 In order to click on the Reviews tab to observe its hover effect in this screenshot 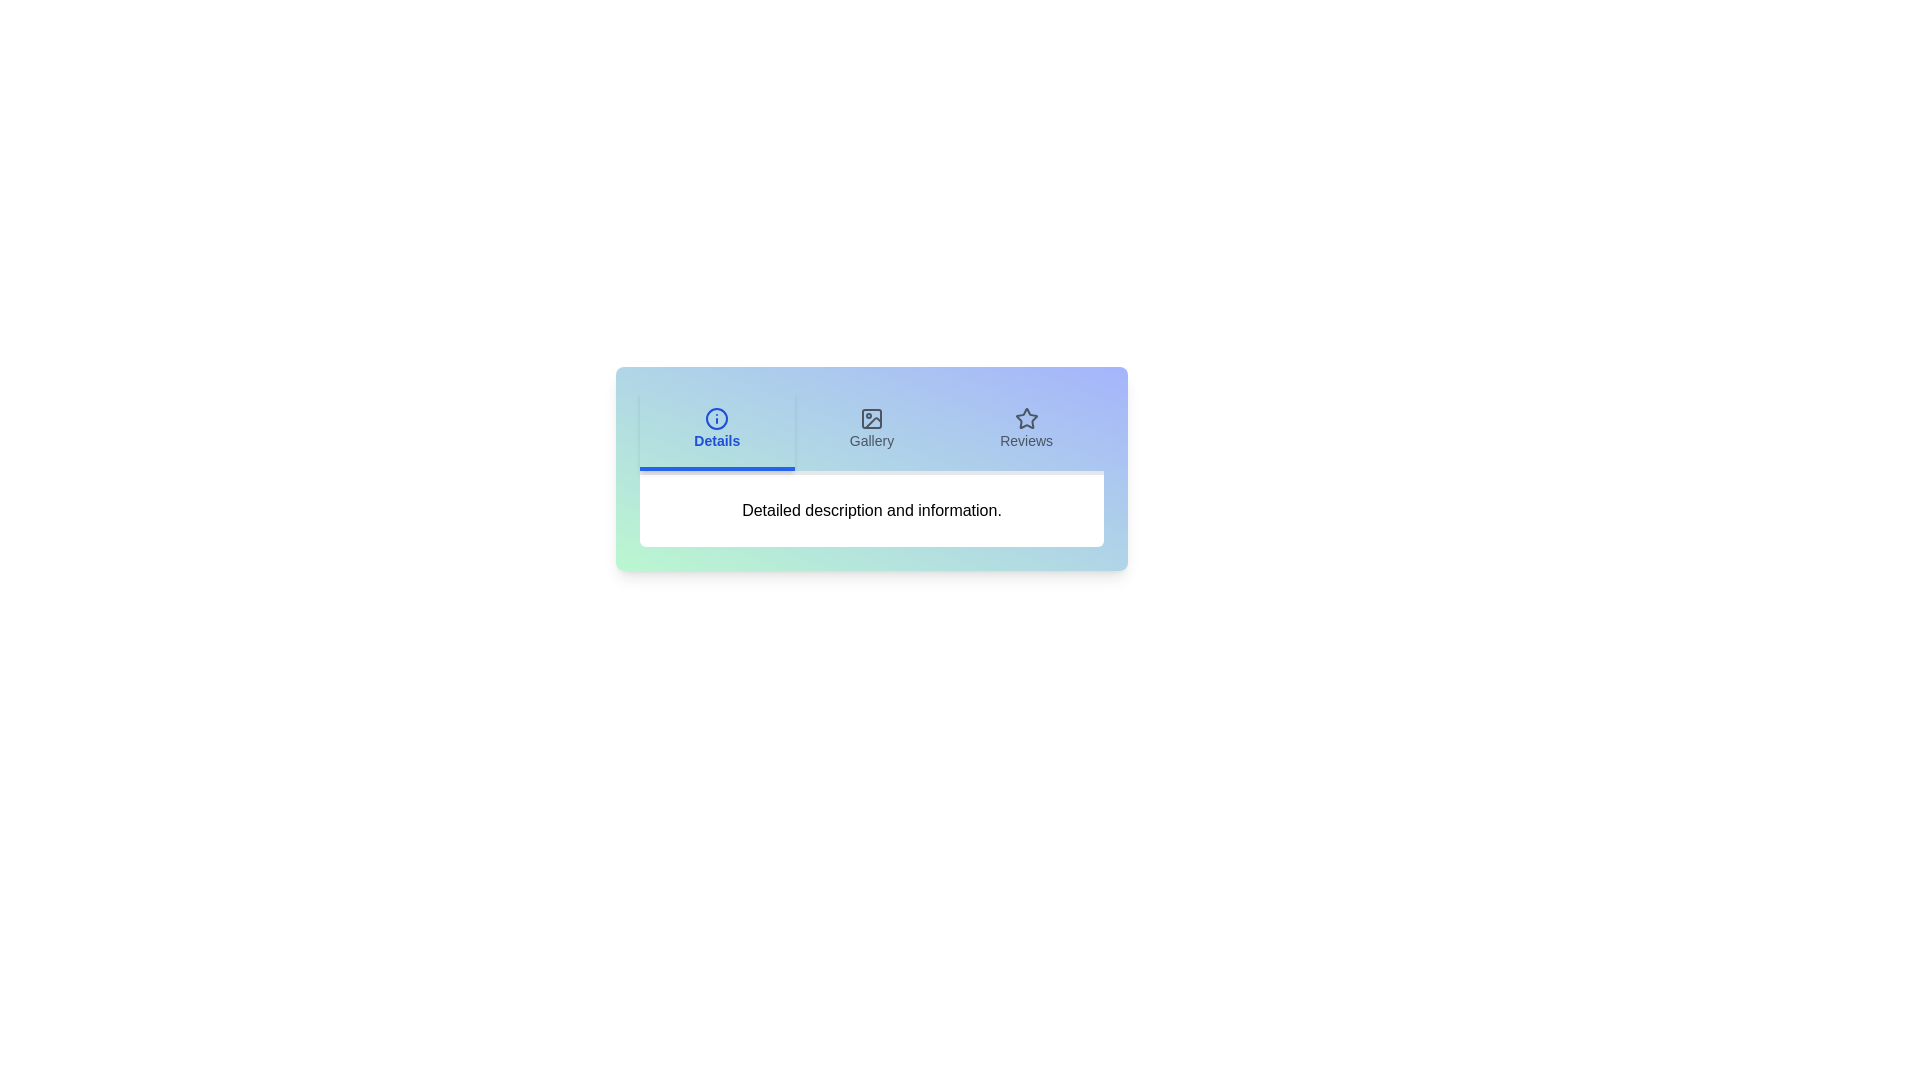, I will do `click(1027, 430)`.